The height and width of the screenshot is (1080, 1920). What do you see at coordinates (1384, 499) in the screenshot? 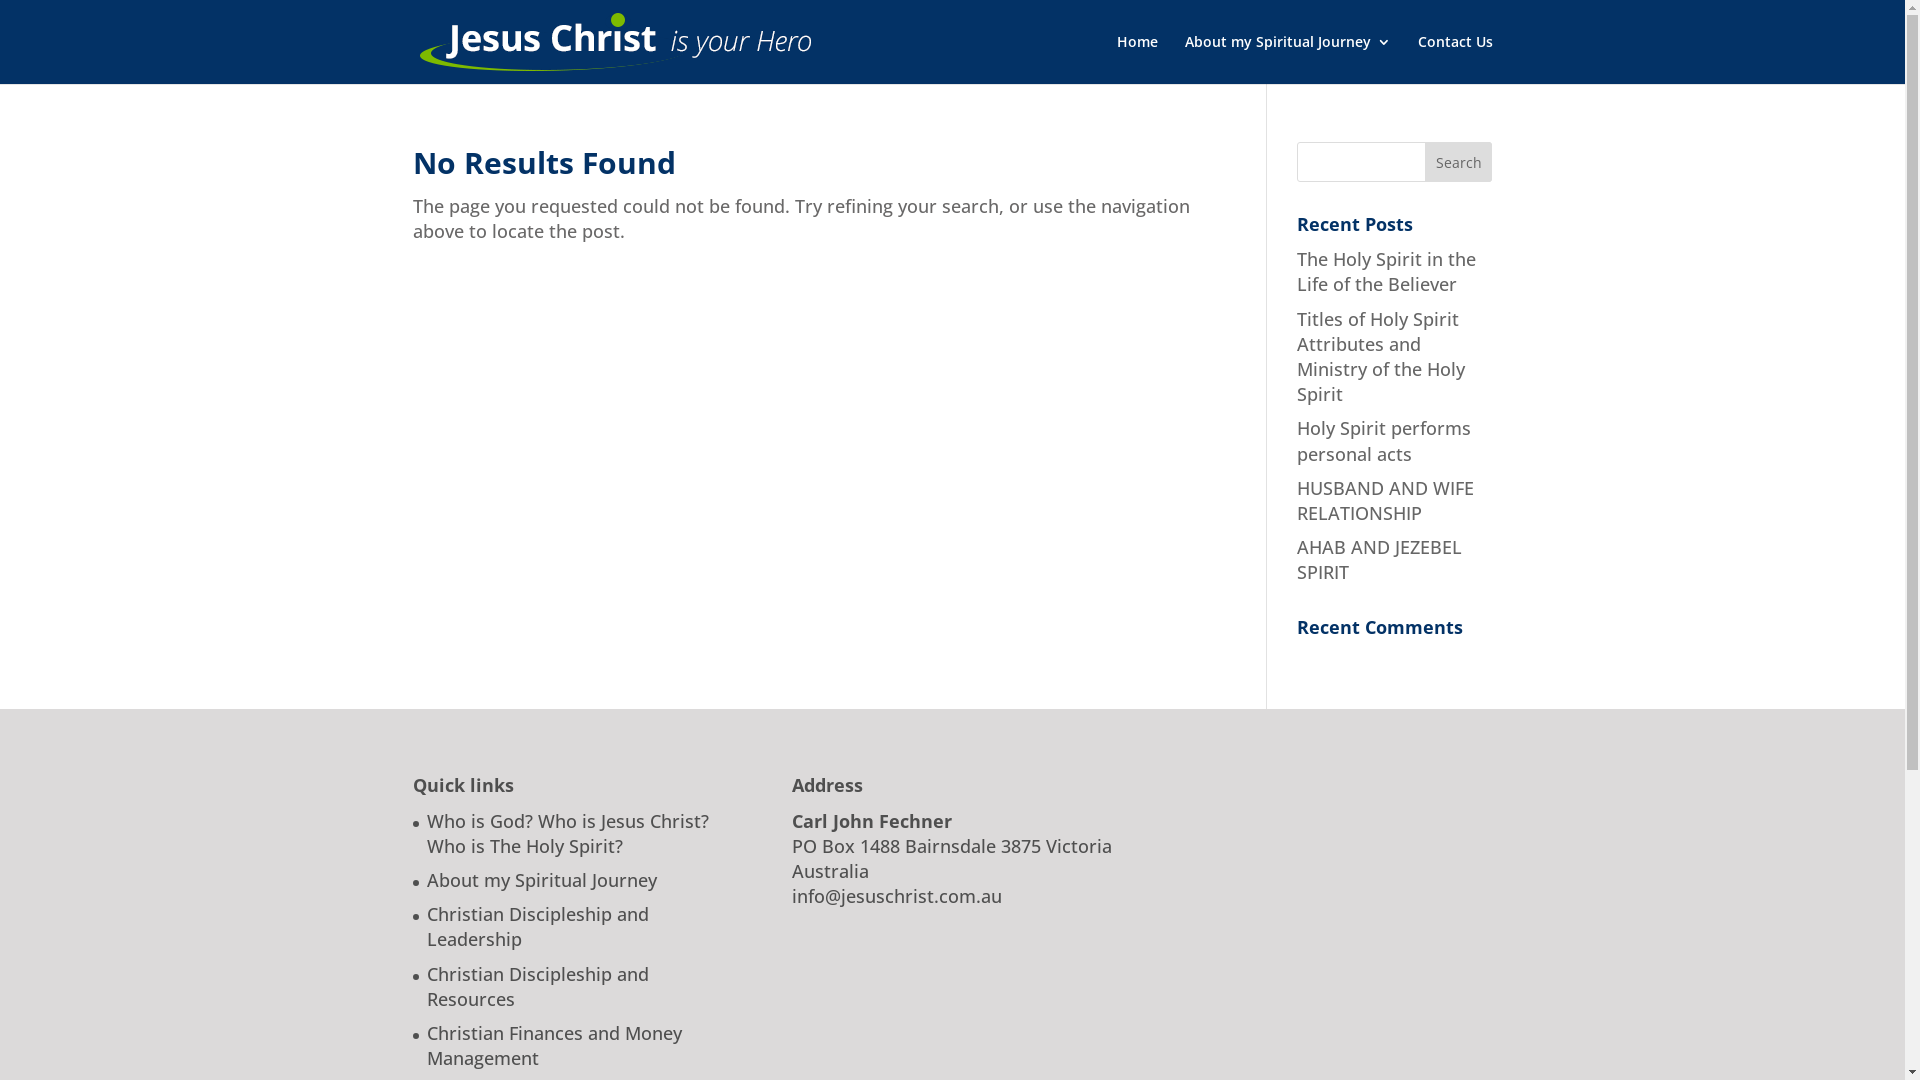
I see `'HUSBAND AND WIFE RELATIONSHIP'` at bounding box center [1384, 499].